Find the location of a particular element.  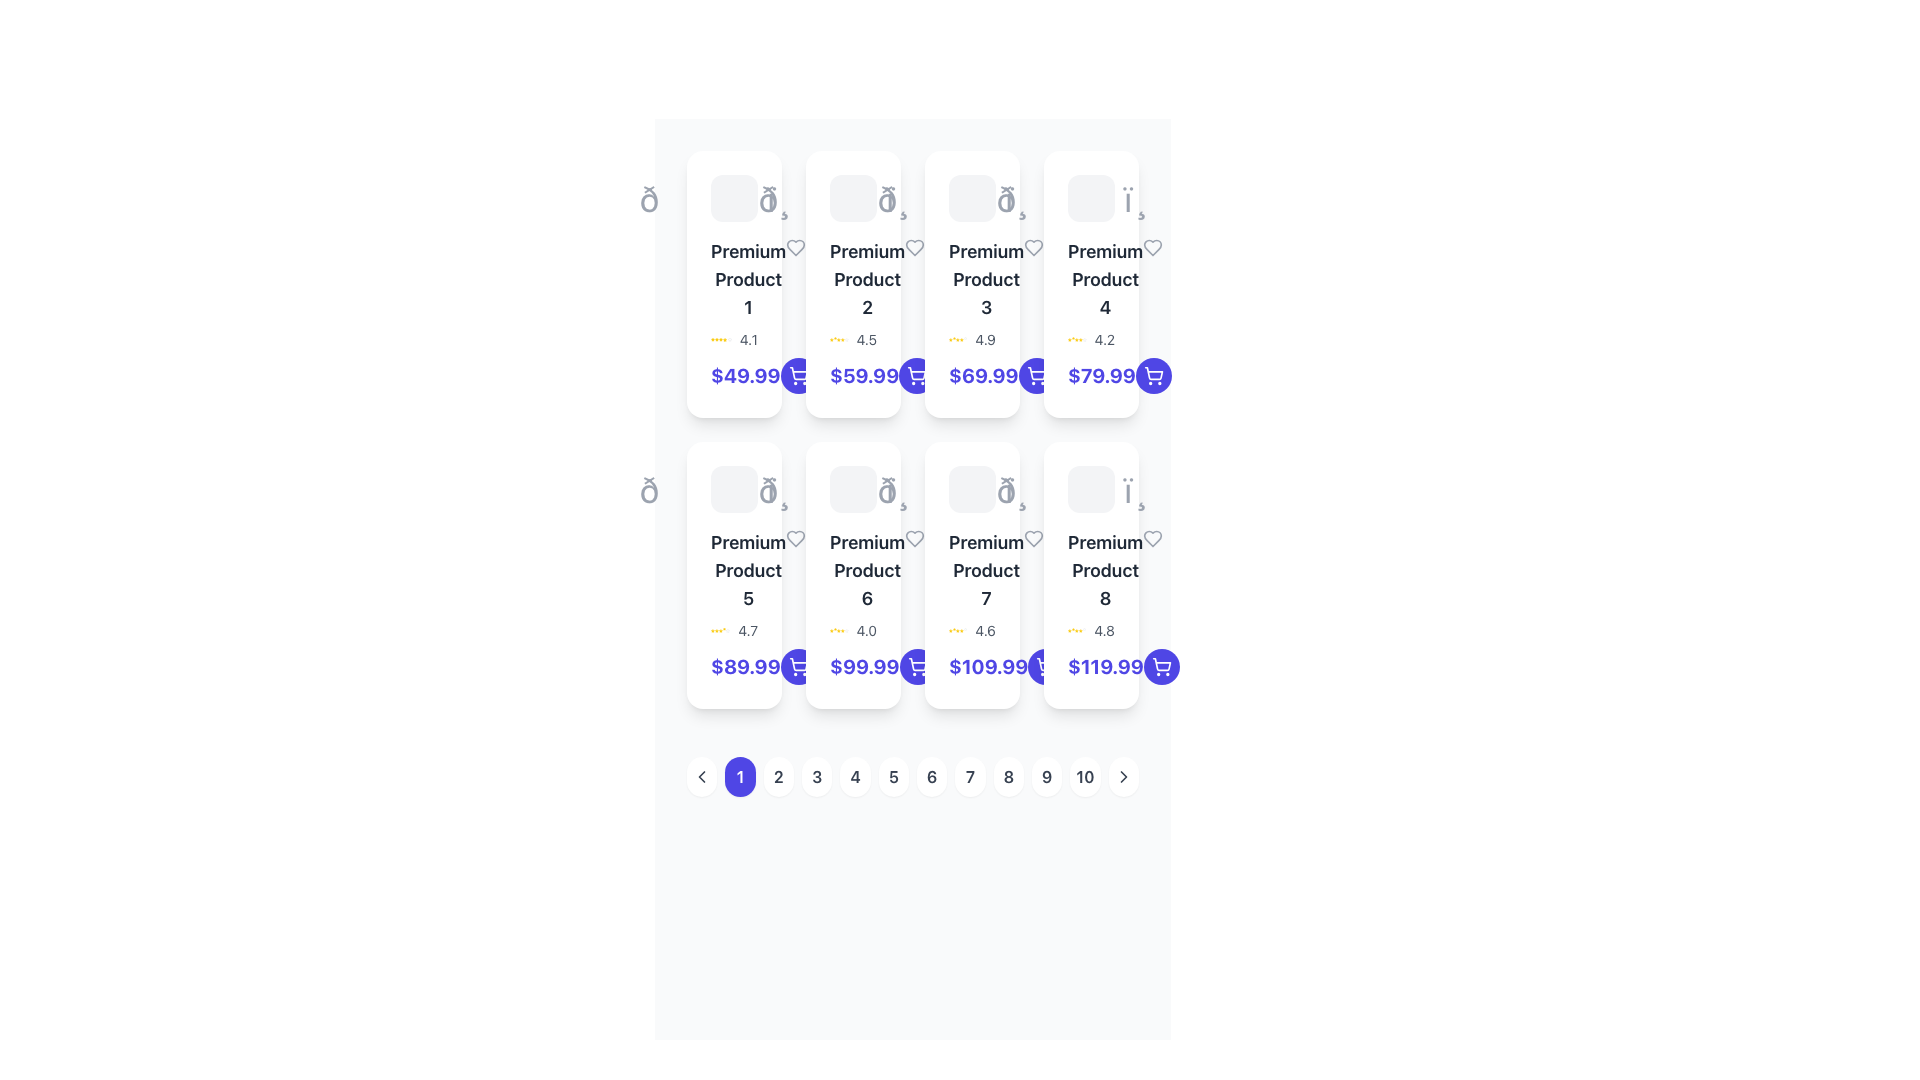

the small rightward arrow chevron icon is located at coordinates (1123, 775).